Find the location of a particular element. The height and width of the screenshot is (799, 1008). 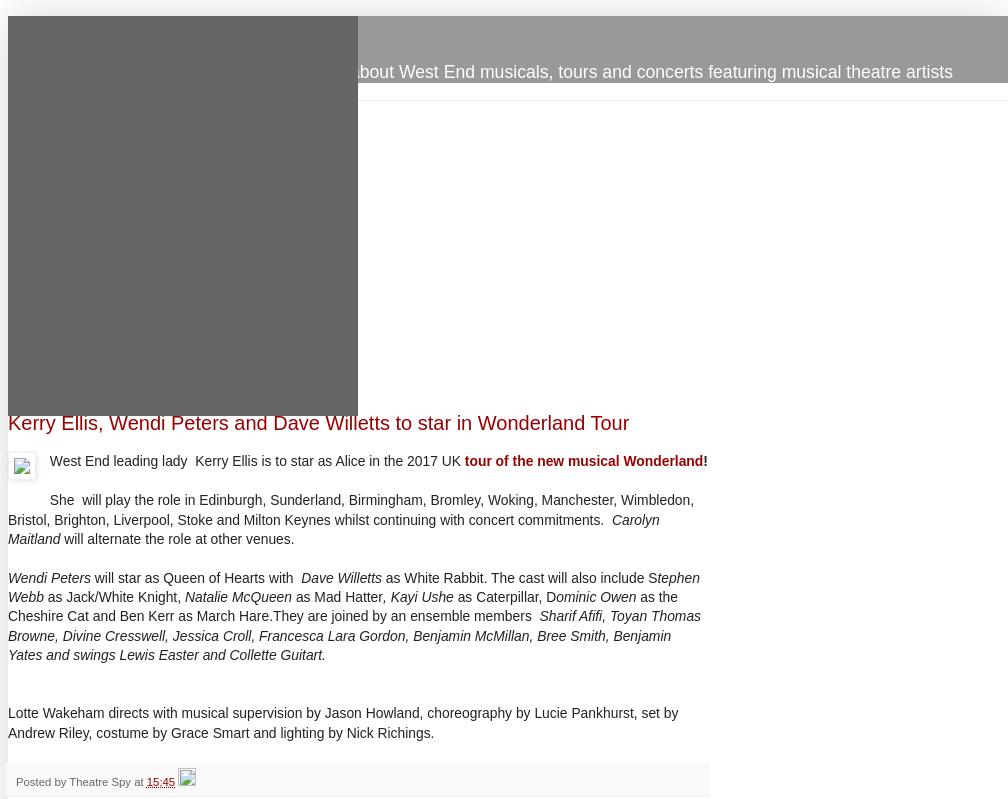

'Natalie McQueen' is located at coordinates (237, 596).